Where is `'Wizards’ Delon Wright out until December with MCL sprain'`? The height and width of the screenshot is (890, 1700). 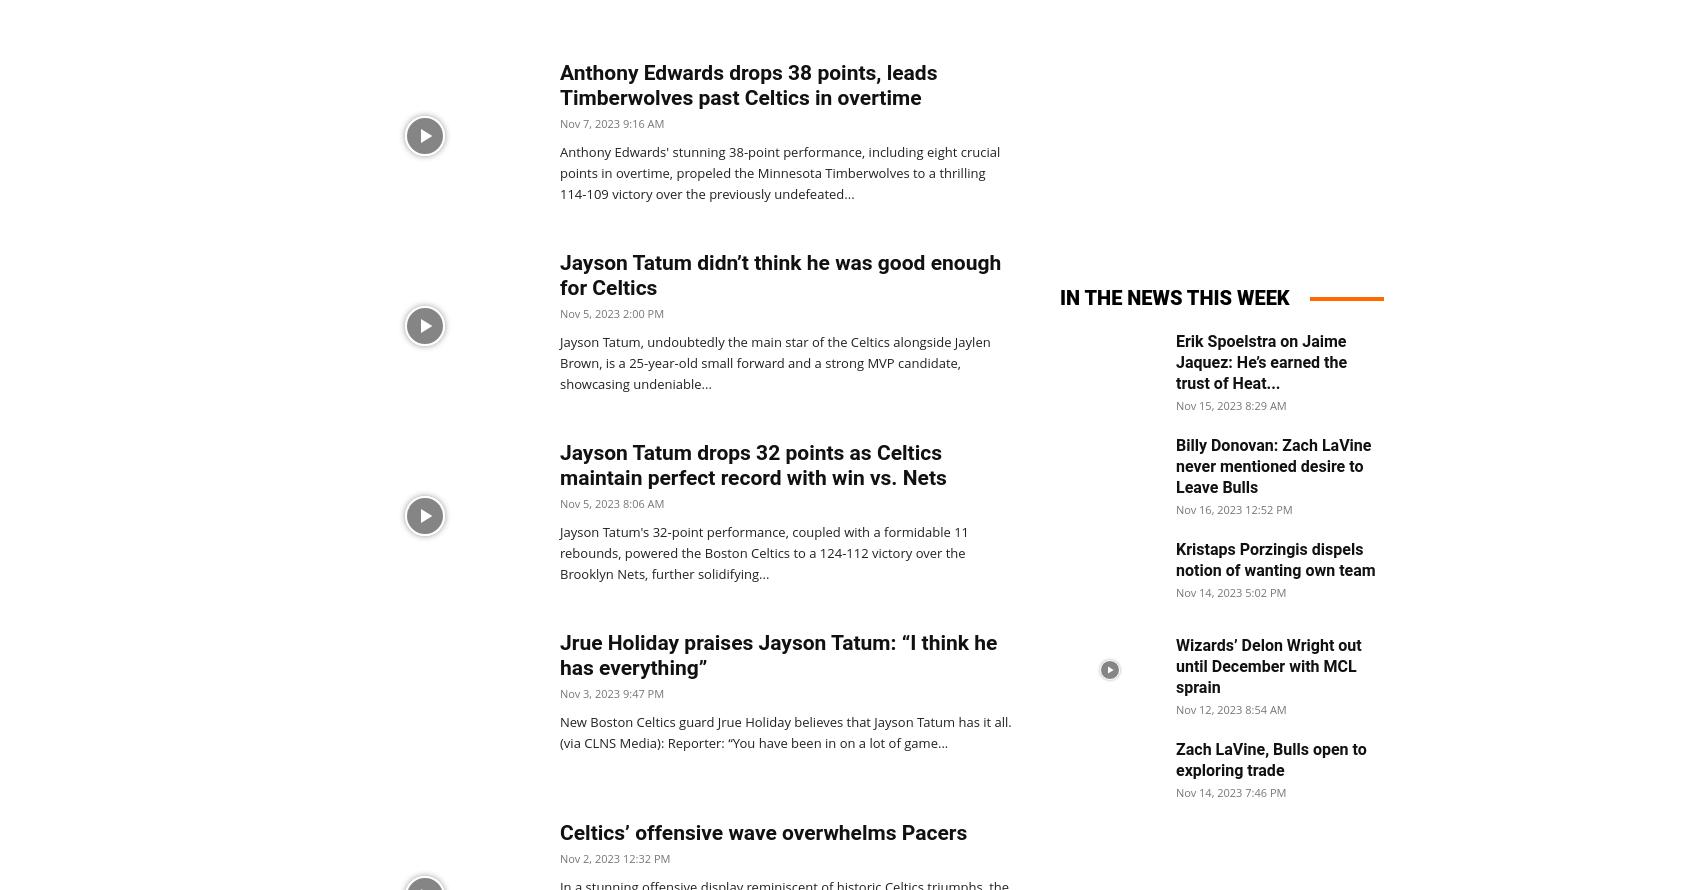
'Wizards’ Delon Wright out until December with MCL sprain' is located at coordinates (1175, 666).